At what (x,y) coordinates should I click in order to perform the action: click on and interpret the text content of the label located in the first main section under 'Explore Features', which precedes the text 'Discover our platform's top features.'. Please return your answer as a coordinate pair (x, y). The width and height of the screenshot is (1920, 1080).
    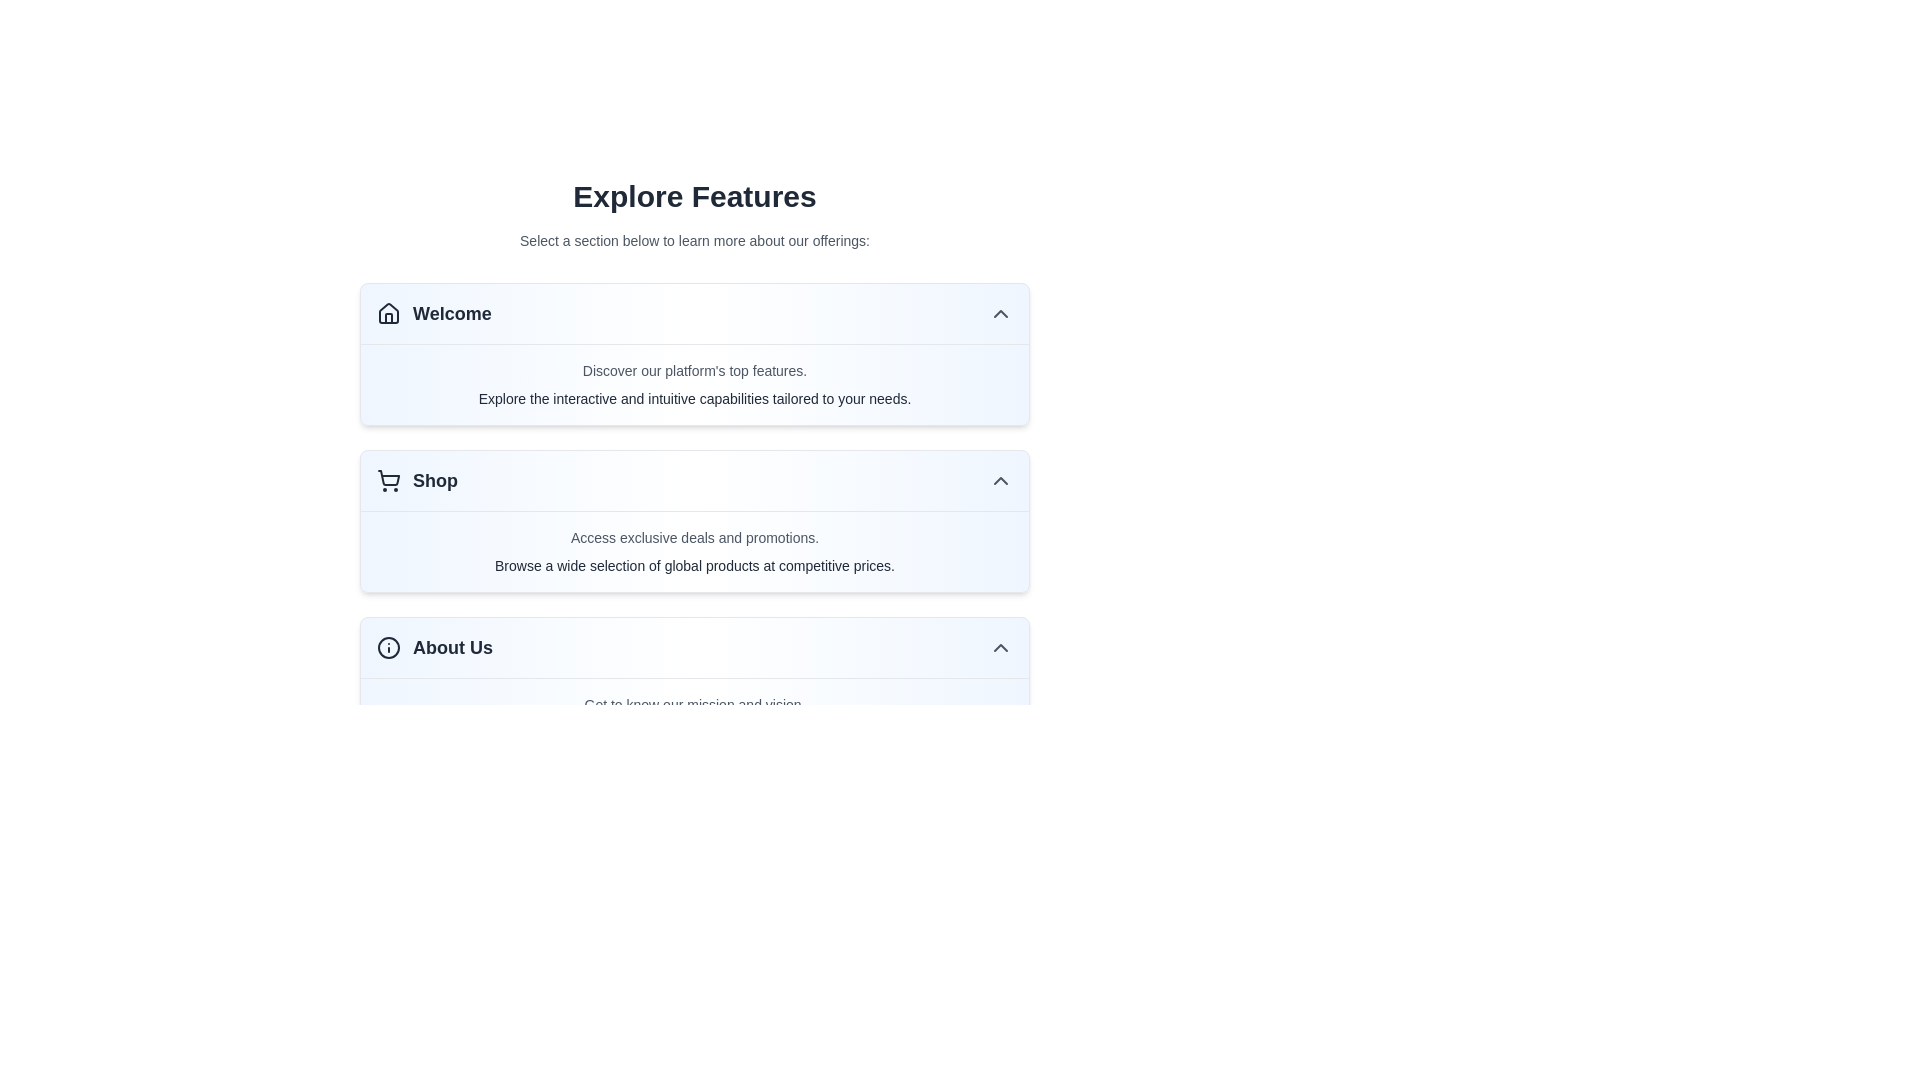
    Looking at the image, I should click on (433, 313).